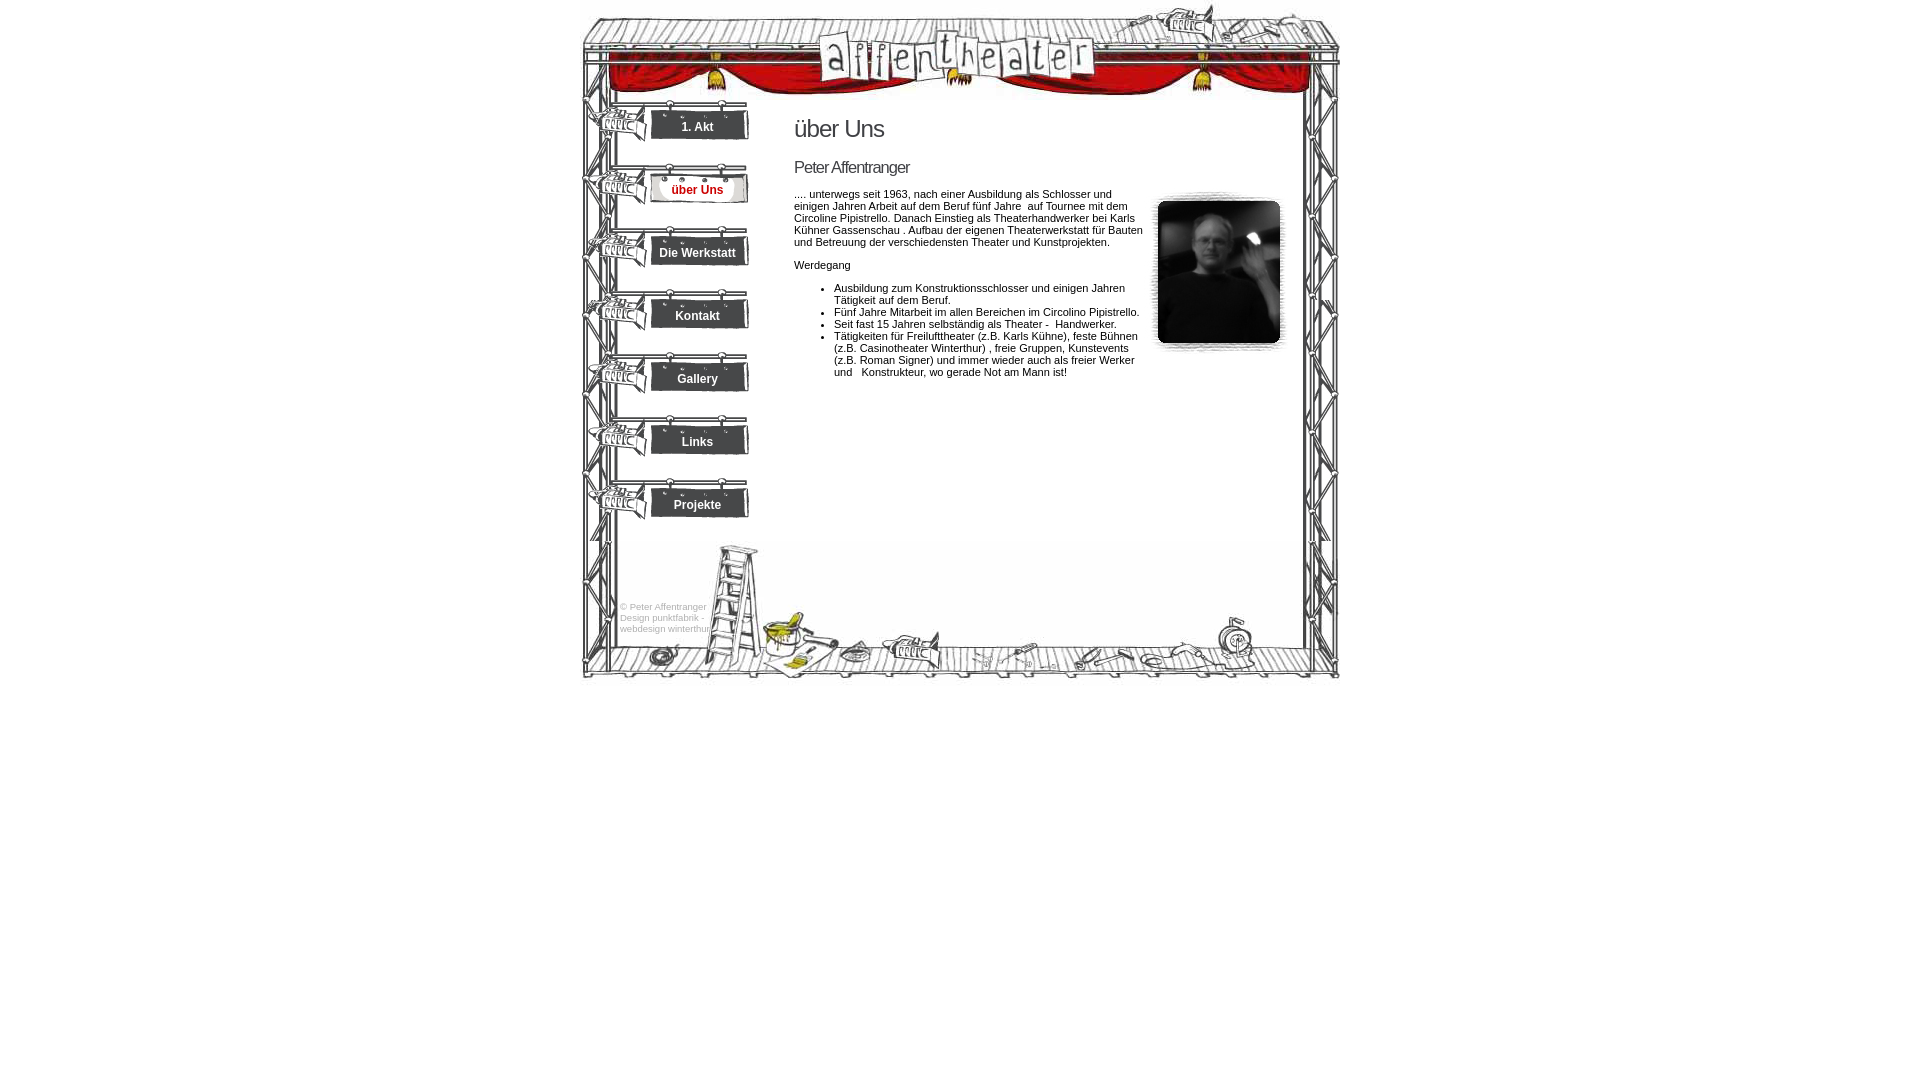  I want to click on 'Projekte', so click(668, 508).